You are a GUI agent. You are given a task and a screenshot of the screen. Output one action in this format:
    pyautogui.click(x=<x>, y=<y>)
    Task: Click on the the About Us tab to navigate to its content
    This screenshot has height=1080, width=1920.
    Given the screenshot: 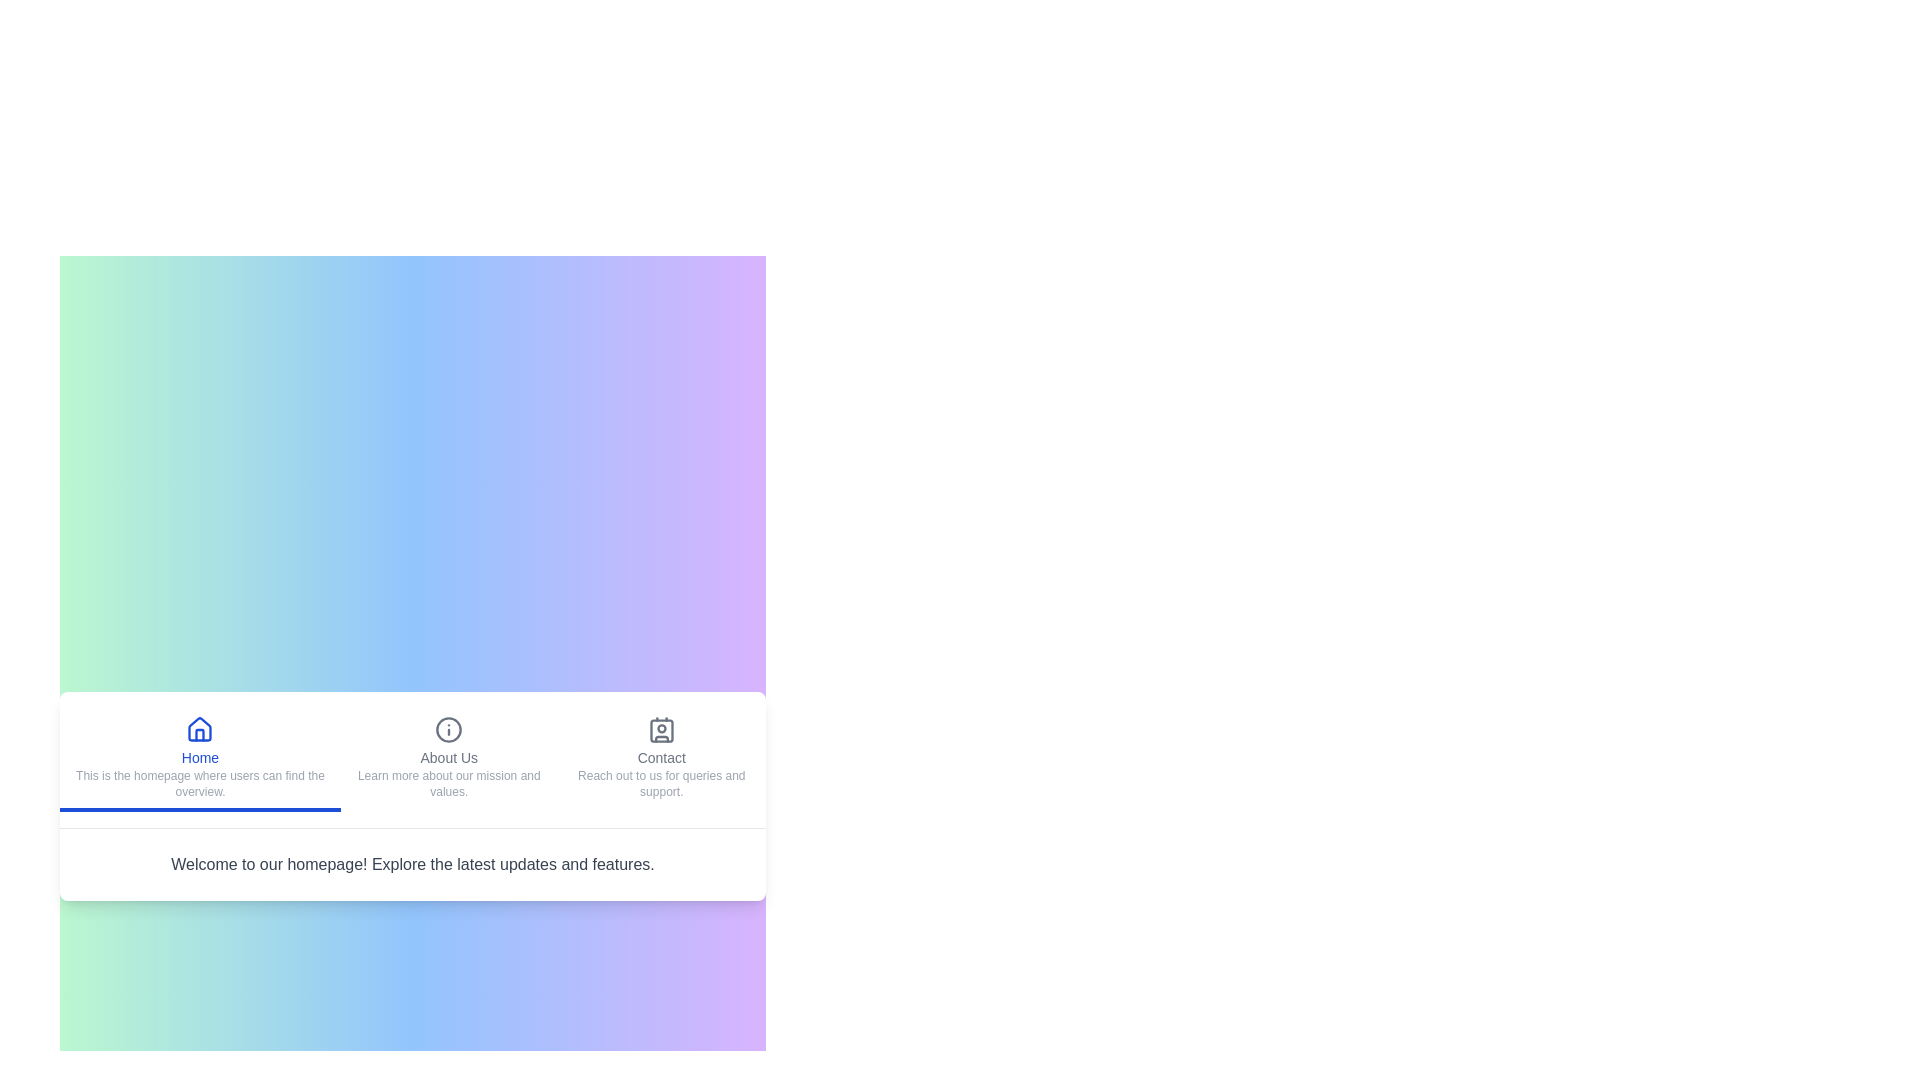 What is the action you would take?
    pyautogui.click(x=448, y=759)
    